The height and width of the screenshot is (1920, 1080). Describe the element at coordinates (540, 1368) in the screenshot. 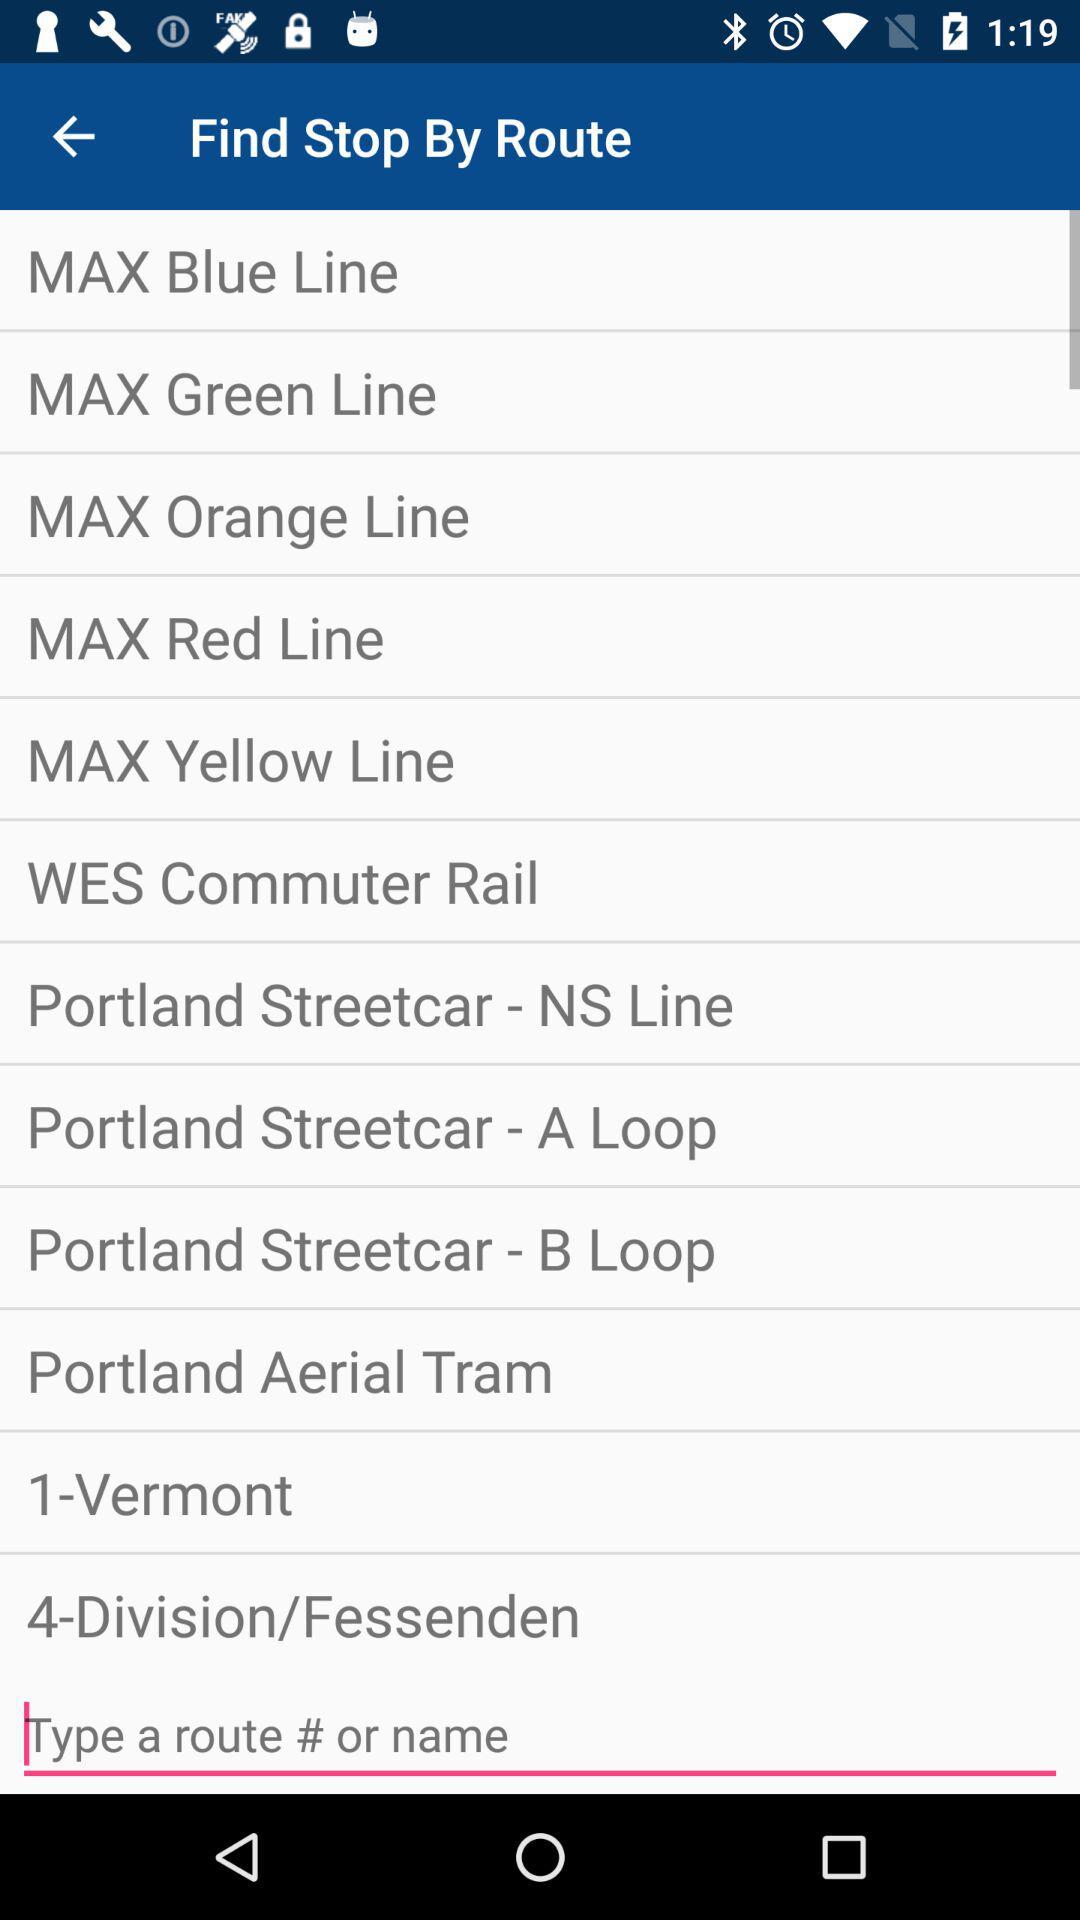

I see `icon above the 1-vermont icon` at that location.